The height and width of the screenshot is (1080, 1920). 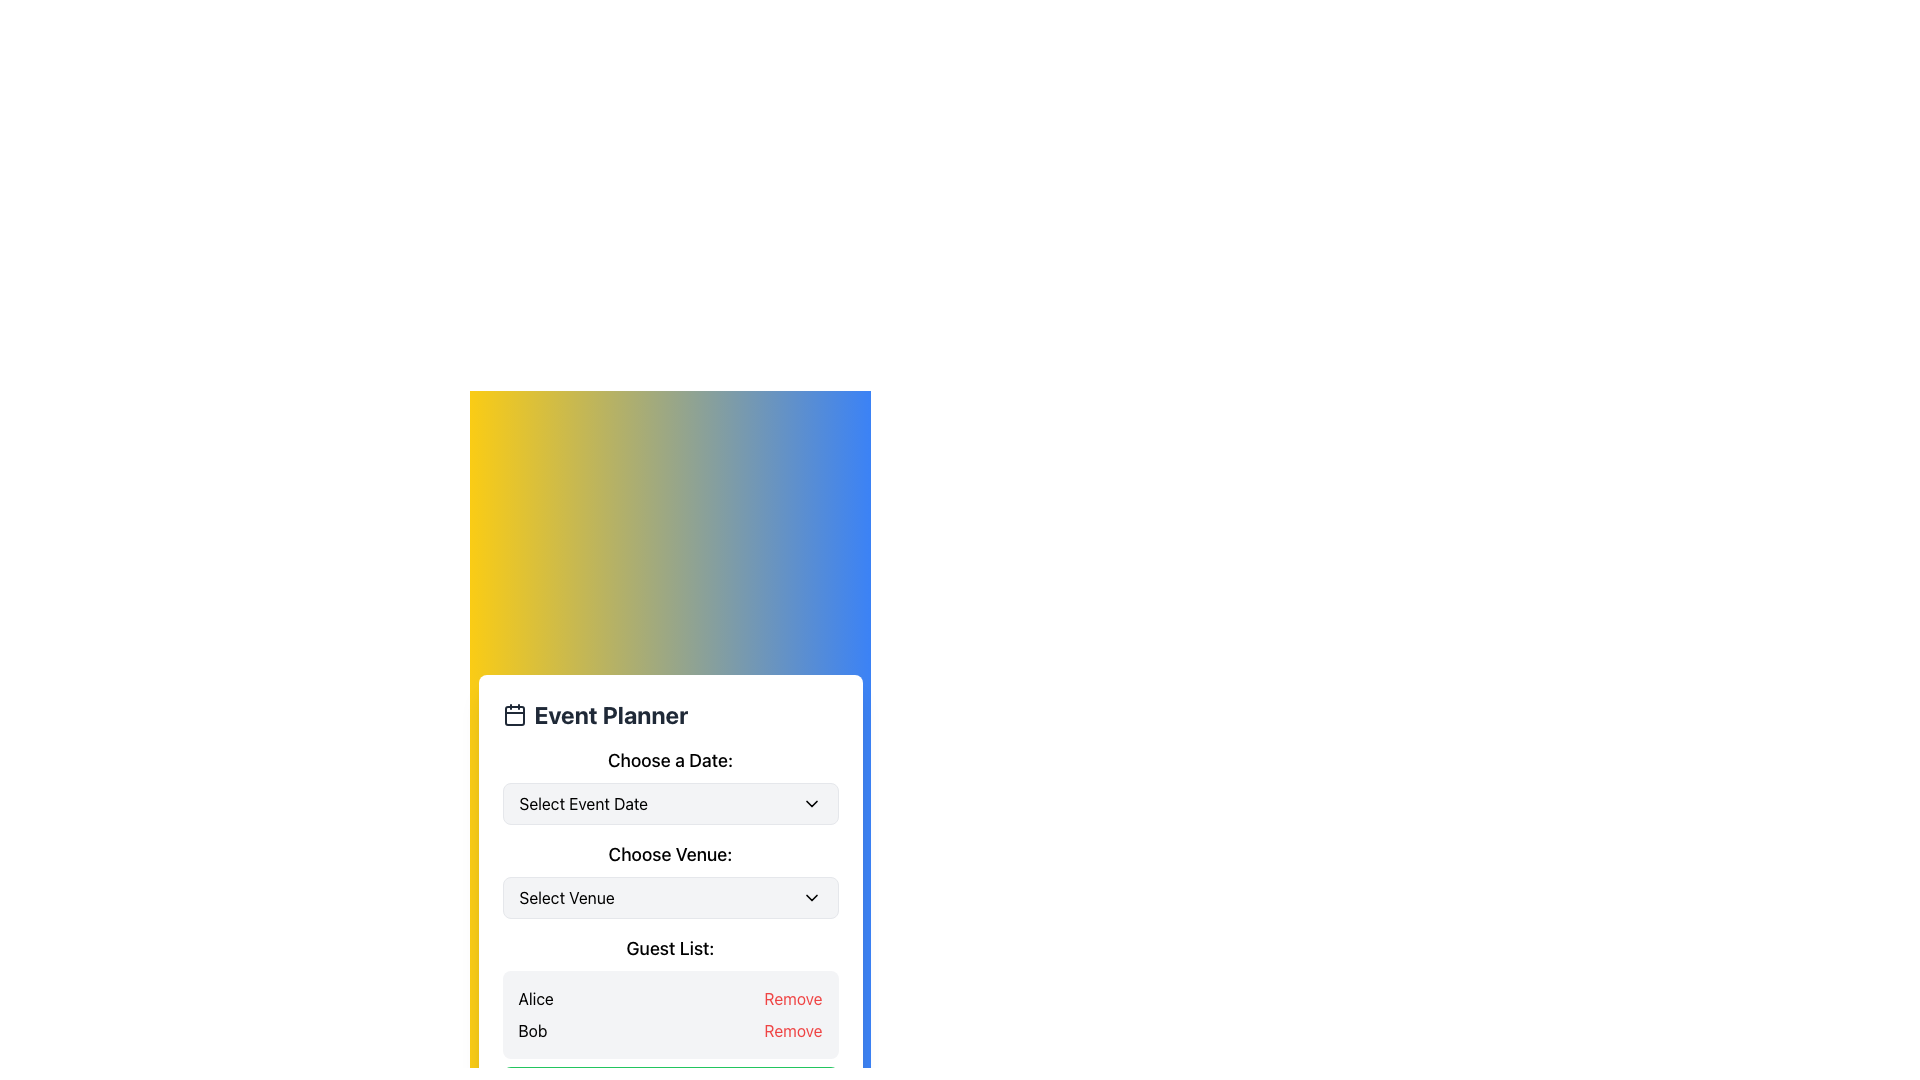 I want to click on the text label that serves as a heading for the input dropdown labeled 'Select Event Date', so click(x=670, y=760).